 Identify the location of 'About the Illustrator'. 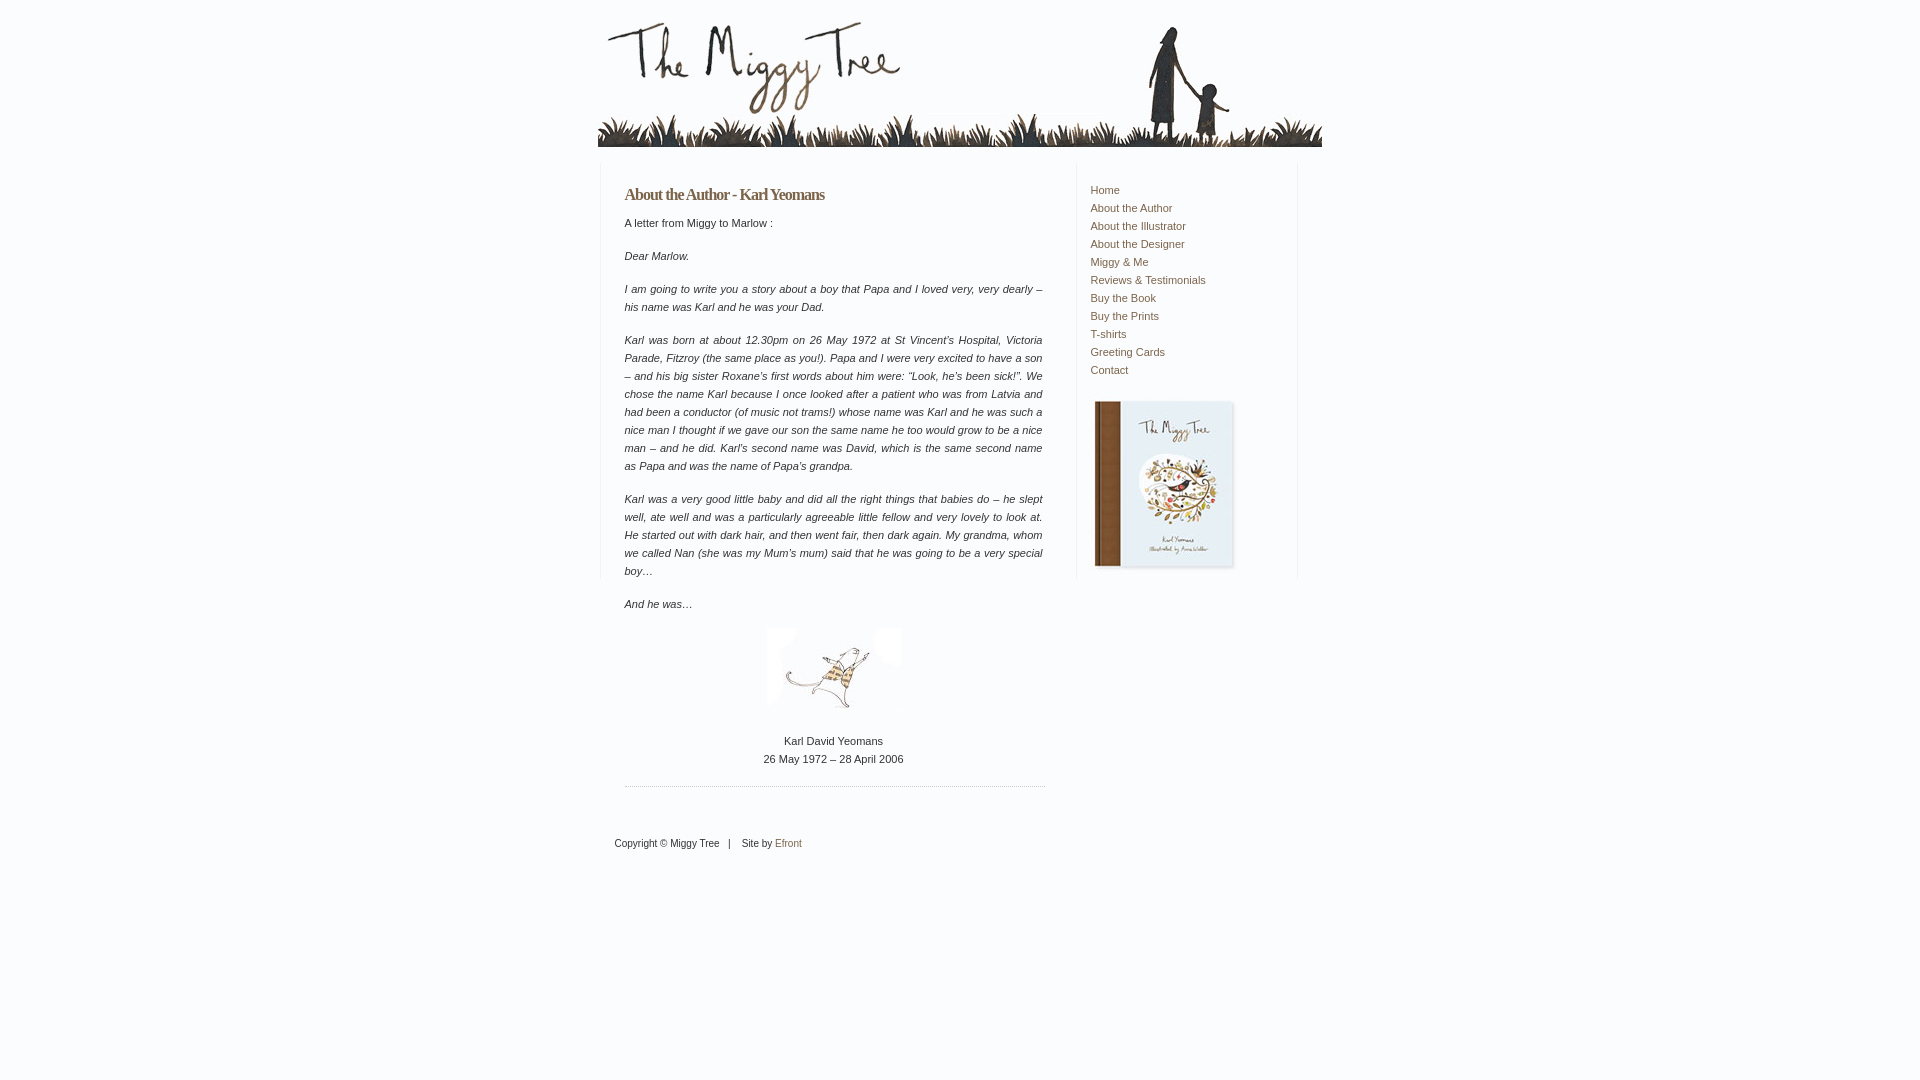
(1180, 225).